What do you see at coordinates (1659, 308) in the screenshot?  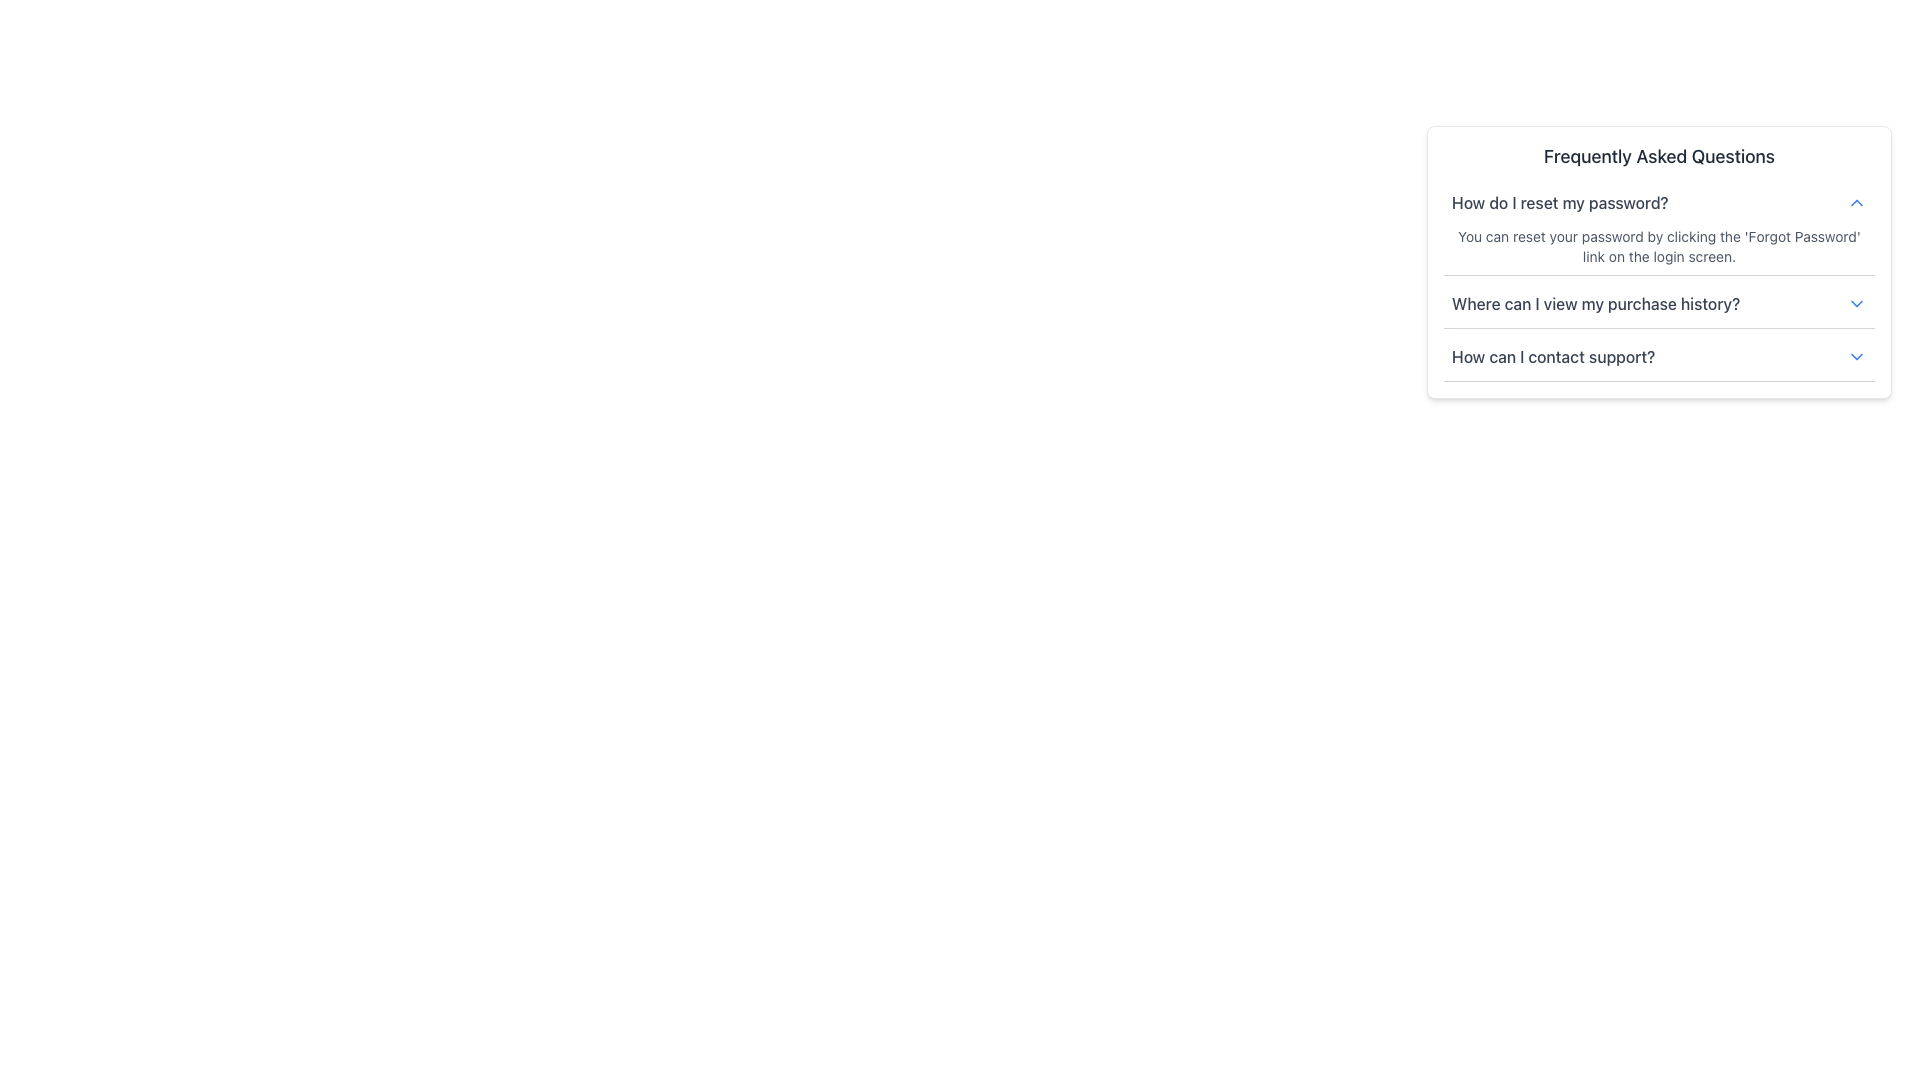 I see `the second FAQ item in the vertical list` at bounding box center [1659, 308].